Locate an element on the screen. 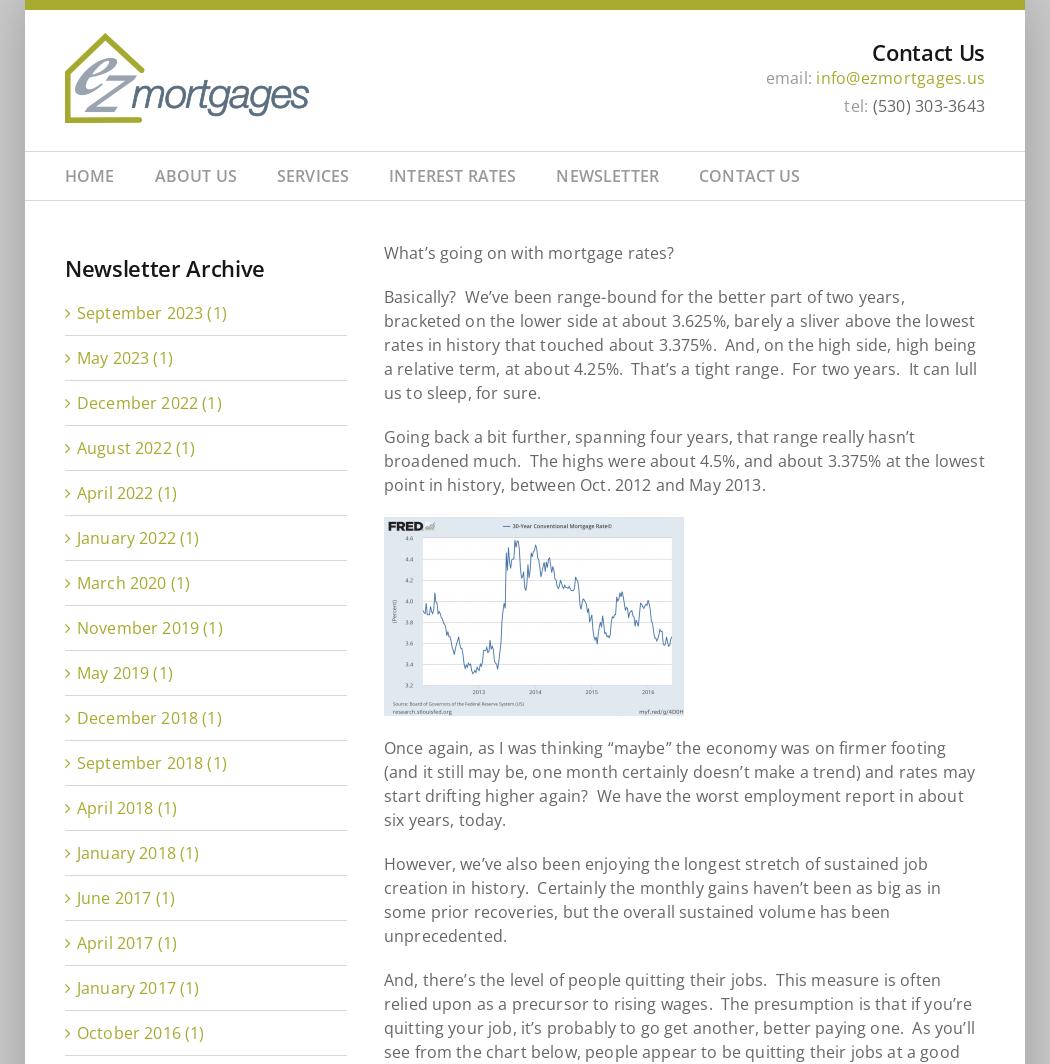 The image size is (1050, 1064). 'Nicolas Moszoro' is located at coordinates (443, 315).